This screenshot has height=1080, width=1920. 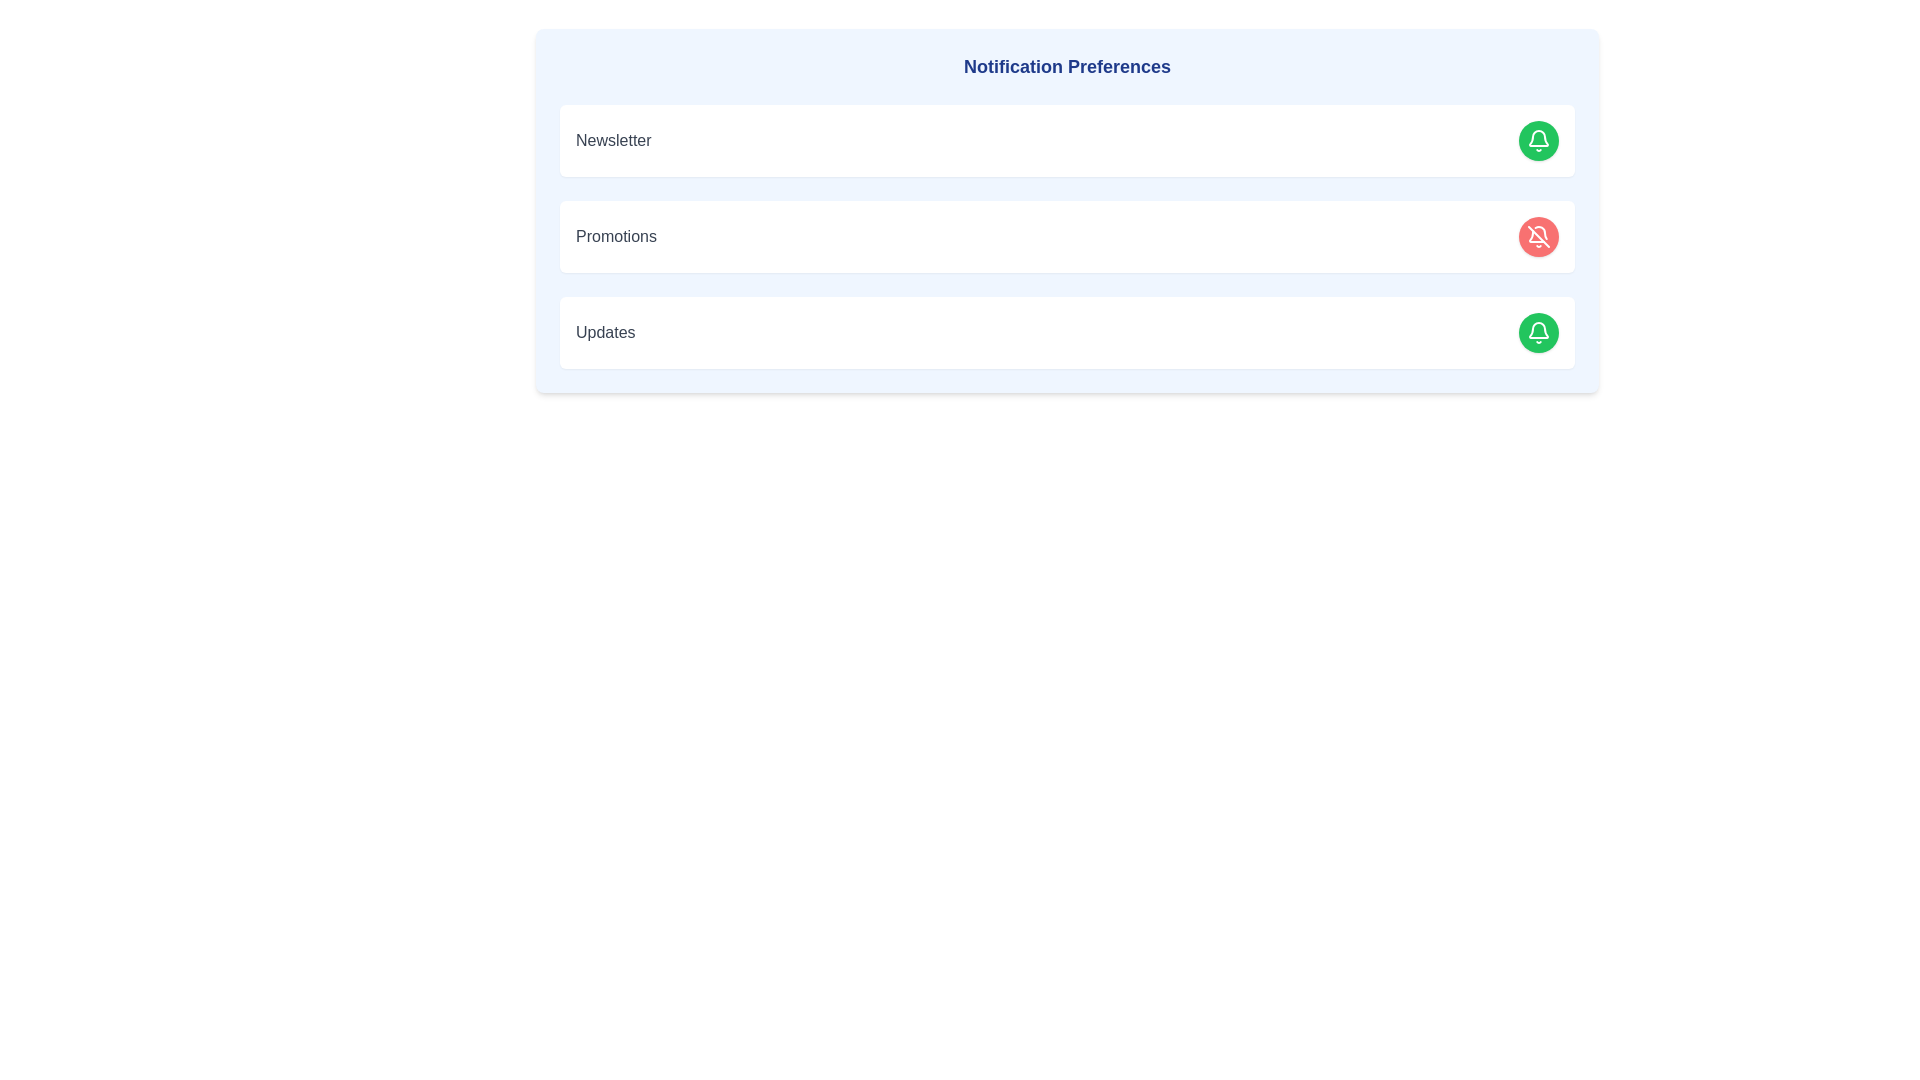 What do you see at coordinates (1538, 235) in the screenshot?
I see `the 'Promotions' toggle button to change its state` at bounding box center [1538, 235].